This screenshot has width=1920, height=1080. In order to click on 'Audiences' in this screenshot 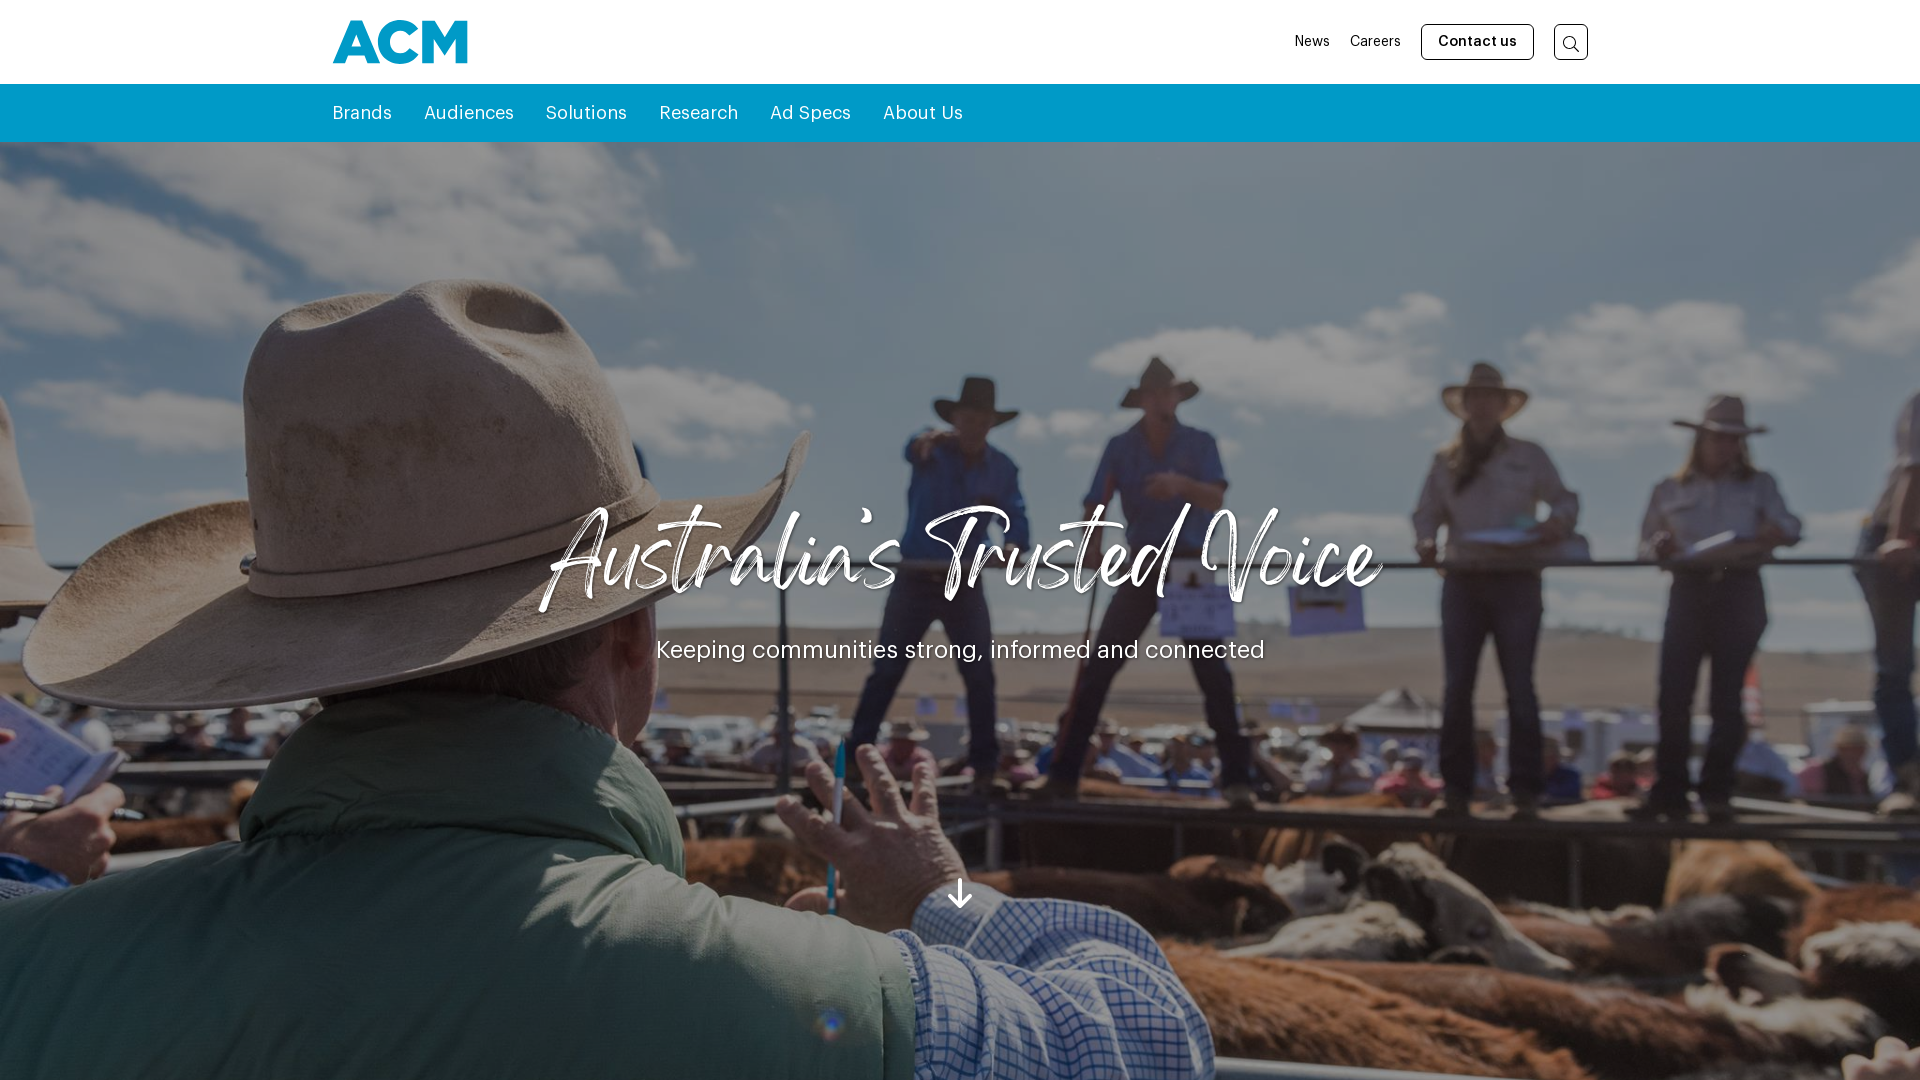, I will do `click(468, 112)`.